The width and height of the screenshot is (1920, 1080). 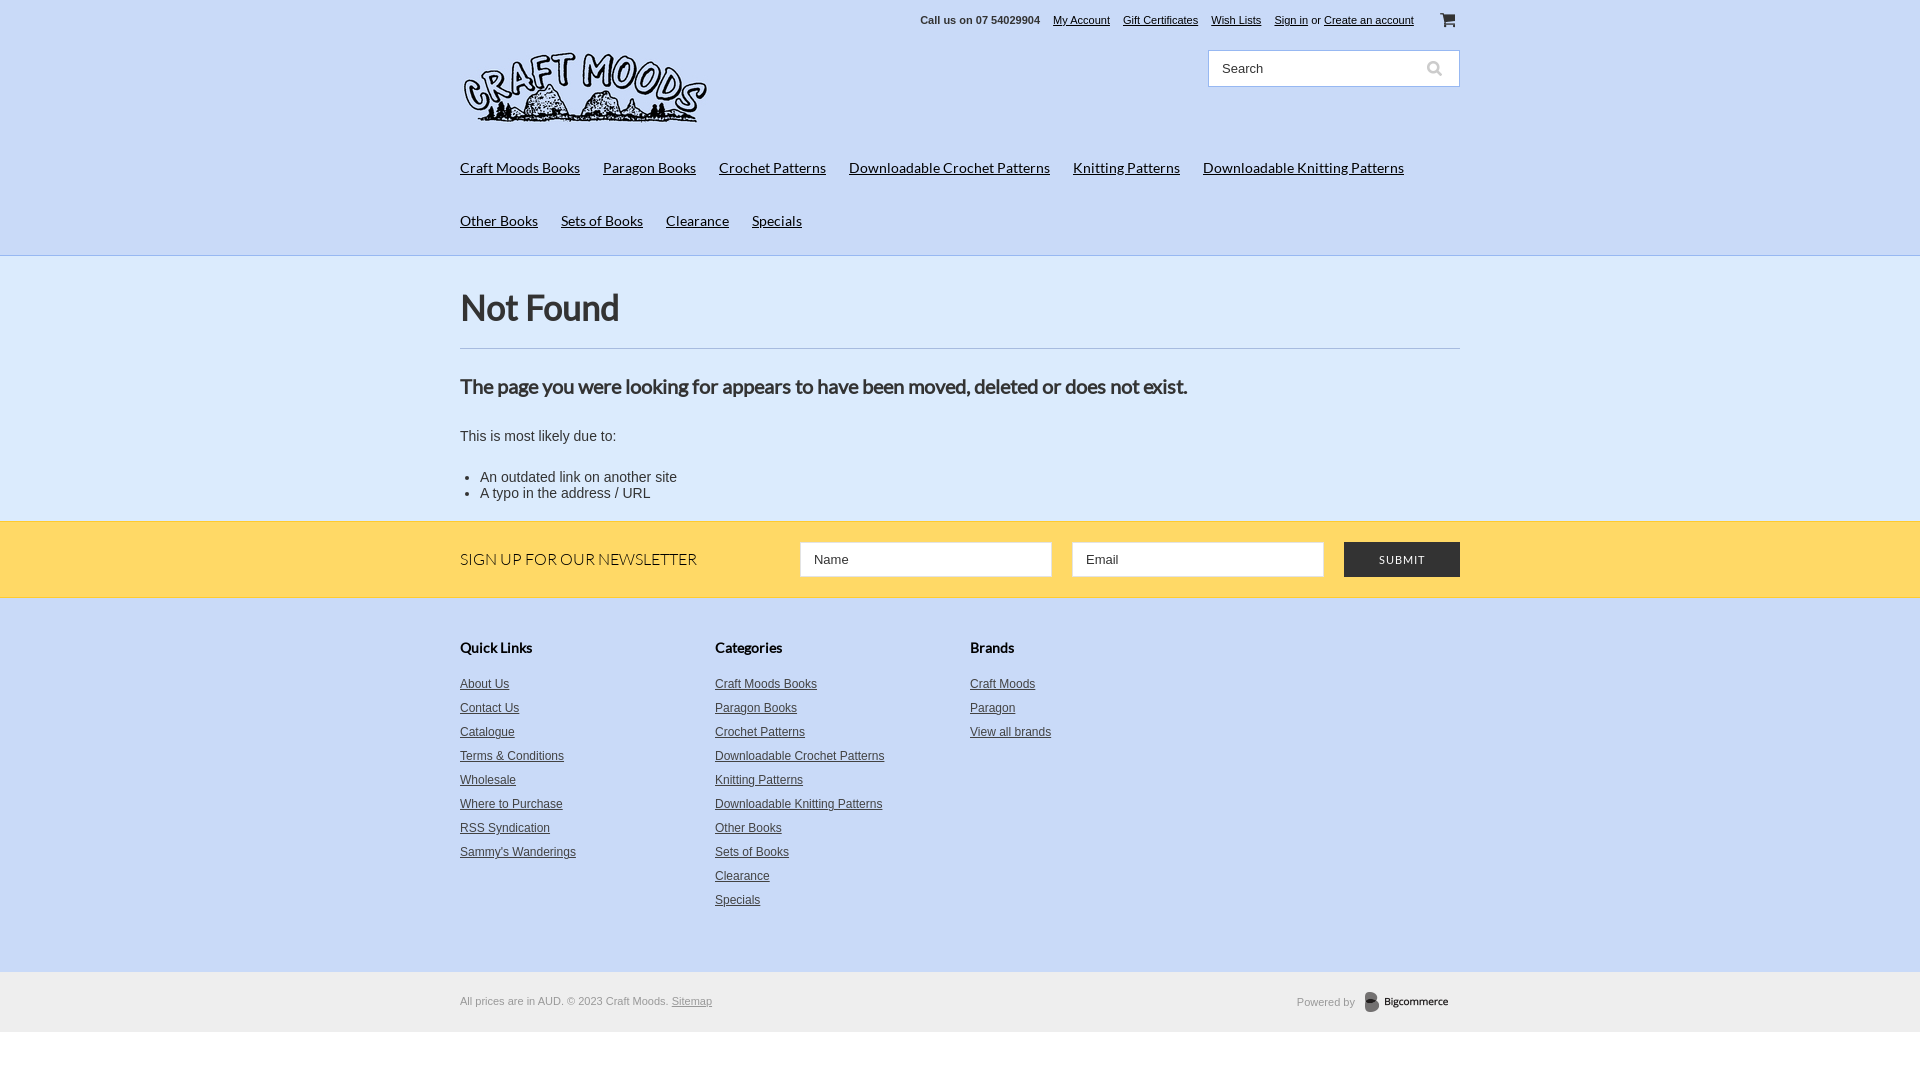 What do you see at coordinates (1010, 732) in the screenshot?
I see `'View all brands'` at bounding box center [1010, 732].